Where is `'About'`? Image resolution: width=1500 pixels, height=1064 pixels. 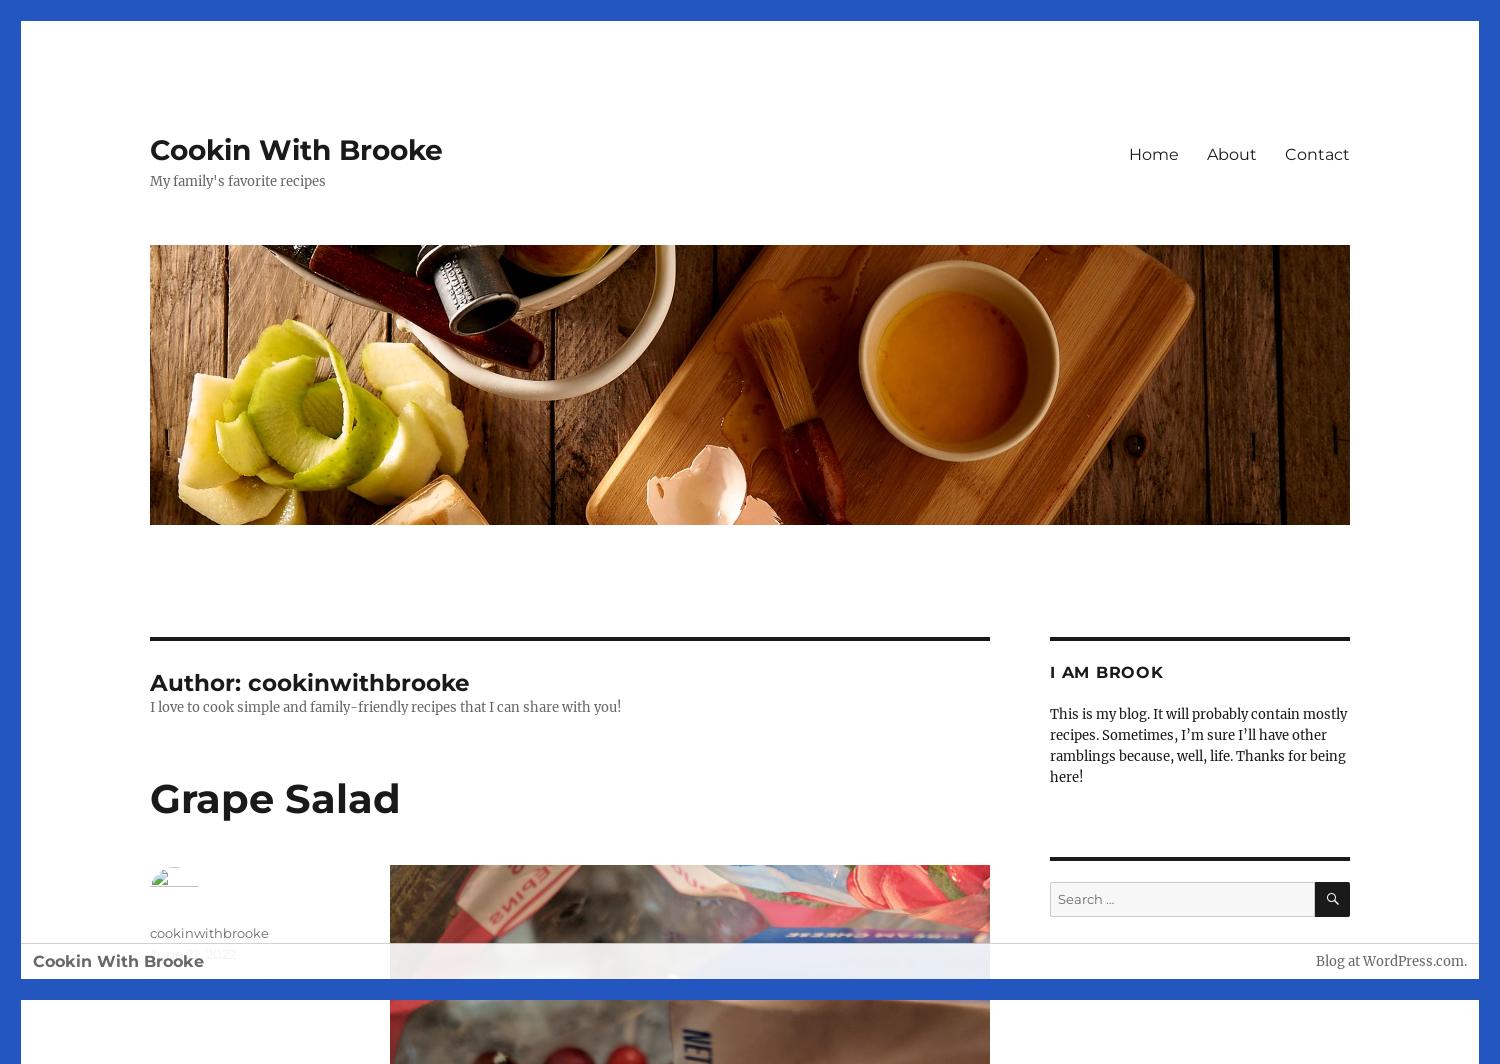
'About' is located at coordinates (1230, 153).